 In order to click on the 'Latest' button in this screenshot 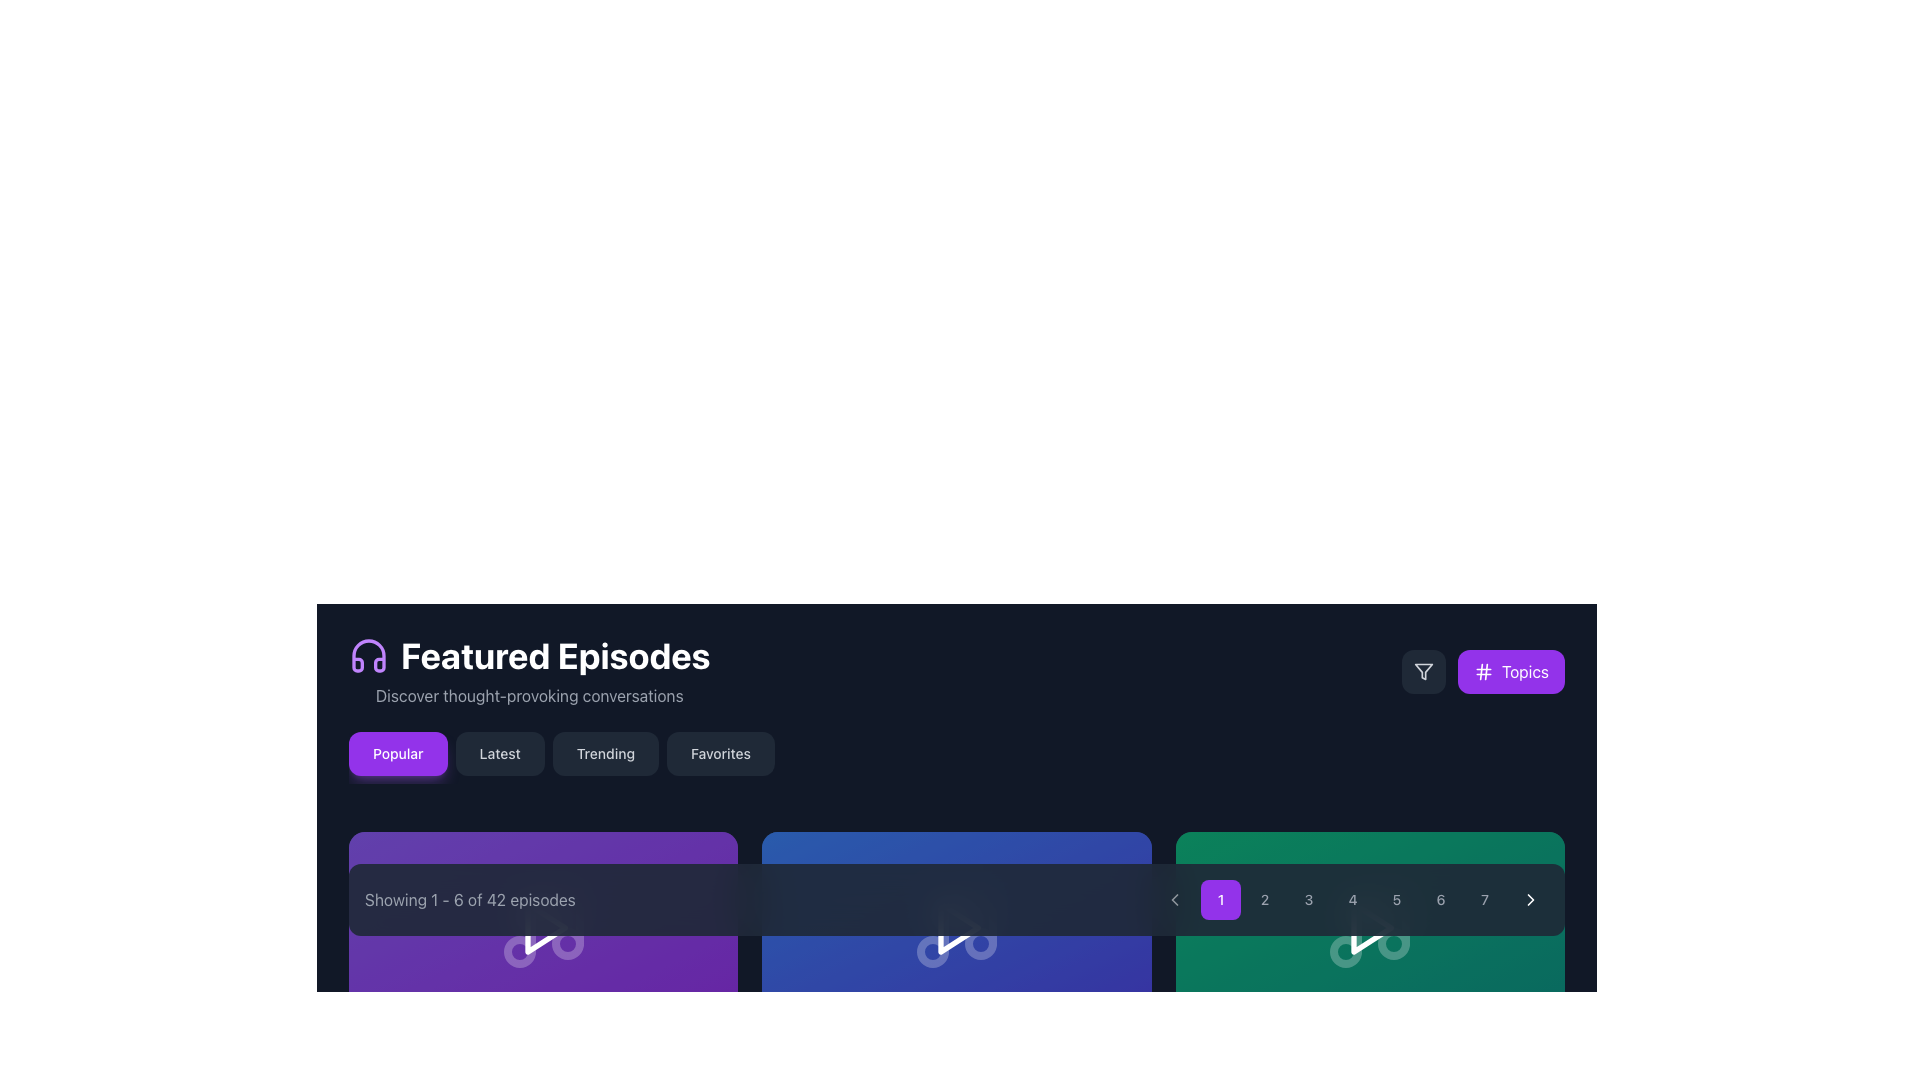, I will do `click(500, 753)`.